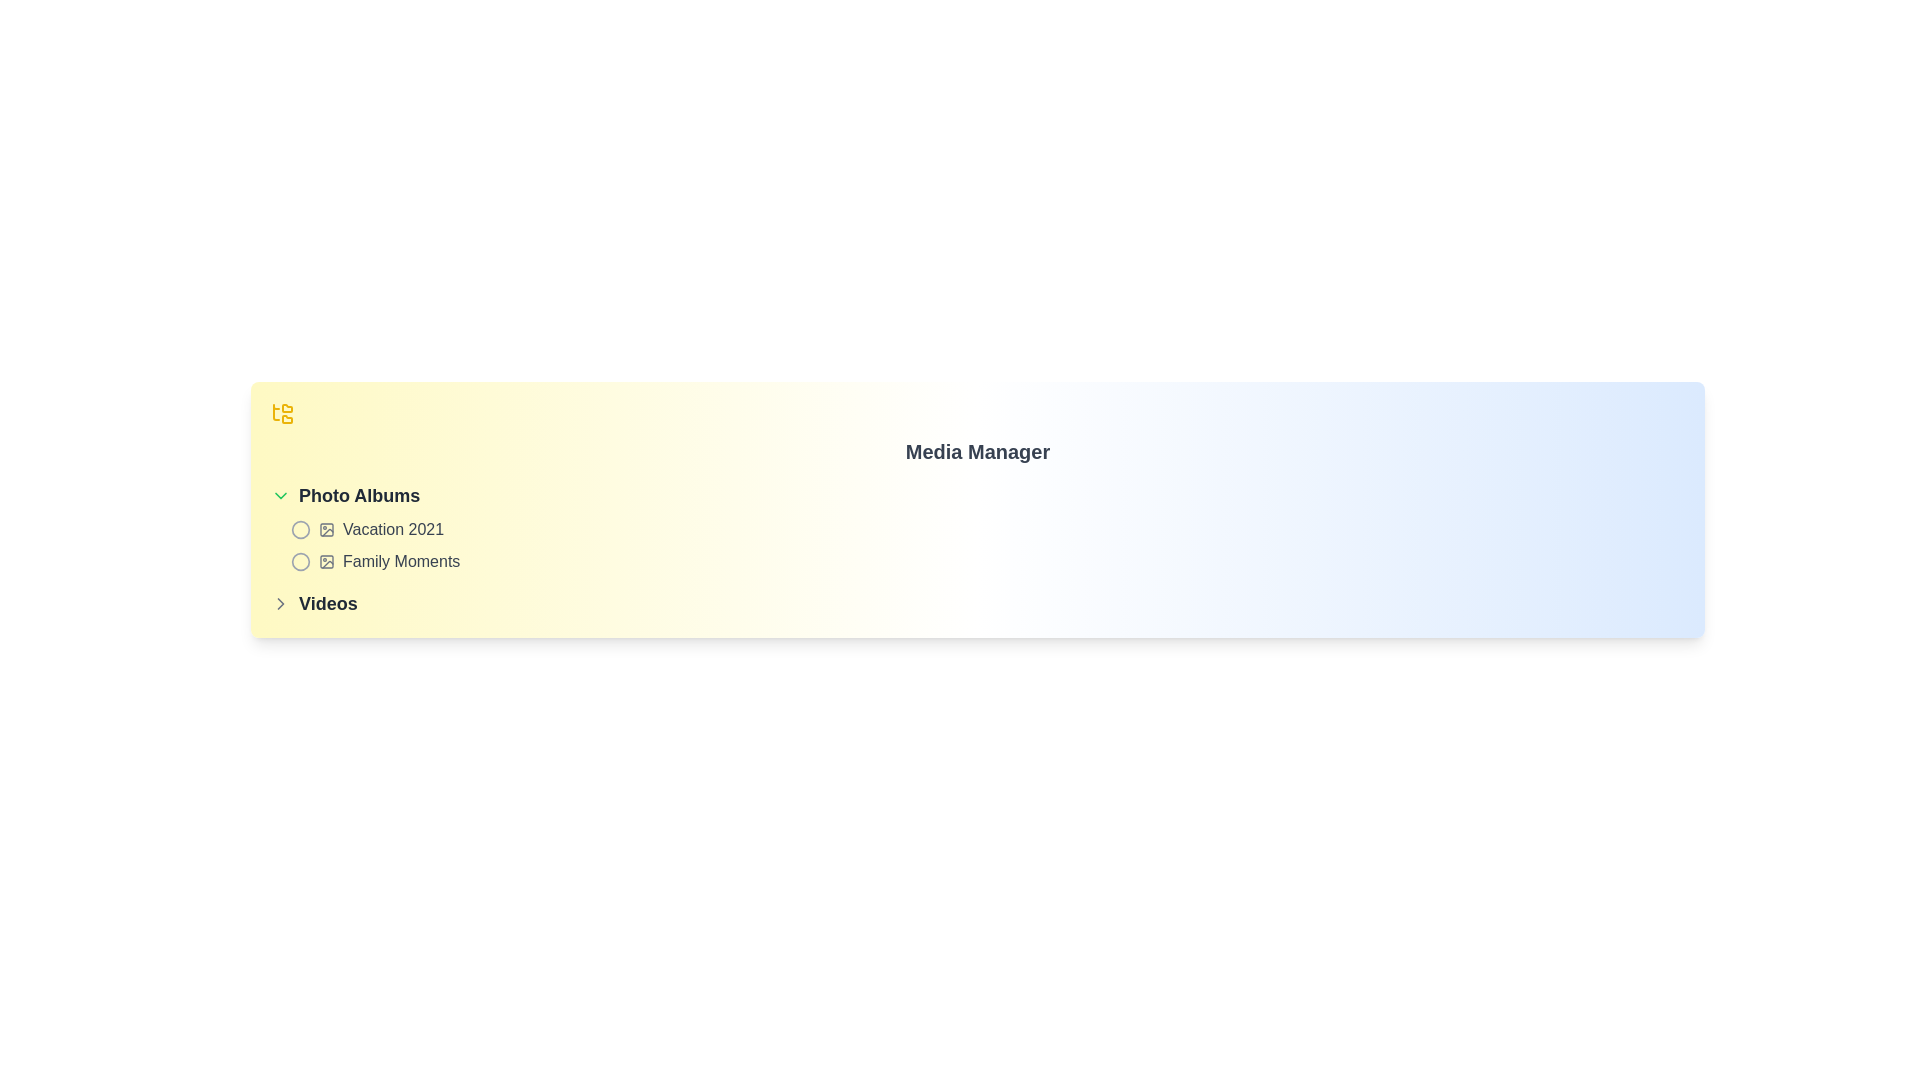 Image resolution: width=1920 pixels, height=1080 pixels. Describe the element at coordinates (359, 495) in the screenshot. I see `the 'Photo Albums' text label, which is styled in bold, large font with gray-black color on a yellow background, located in the upper section of the navigation menu` at that location.